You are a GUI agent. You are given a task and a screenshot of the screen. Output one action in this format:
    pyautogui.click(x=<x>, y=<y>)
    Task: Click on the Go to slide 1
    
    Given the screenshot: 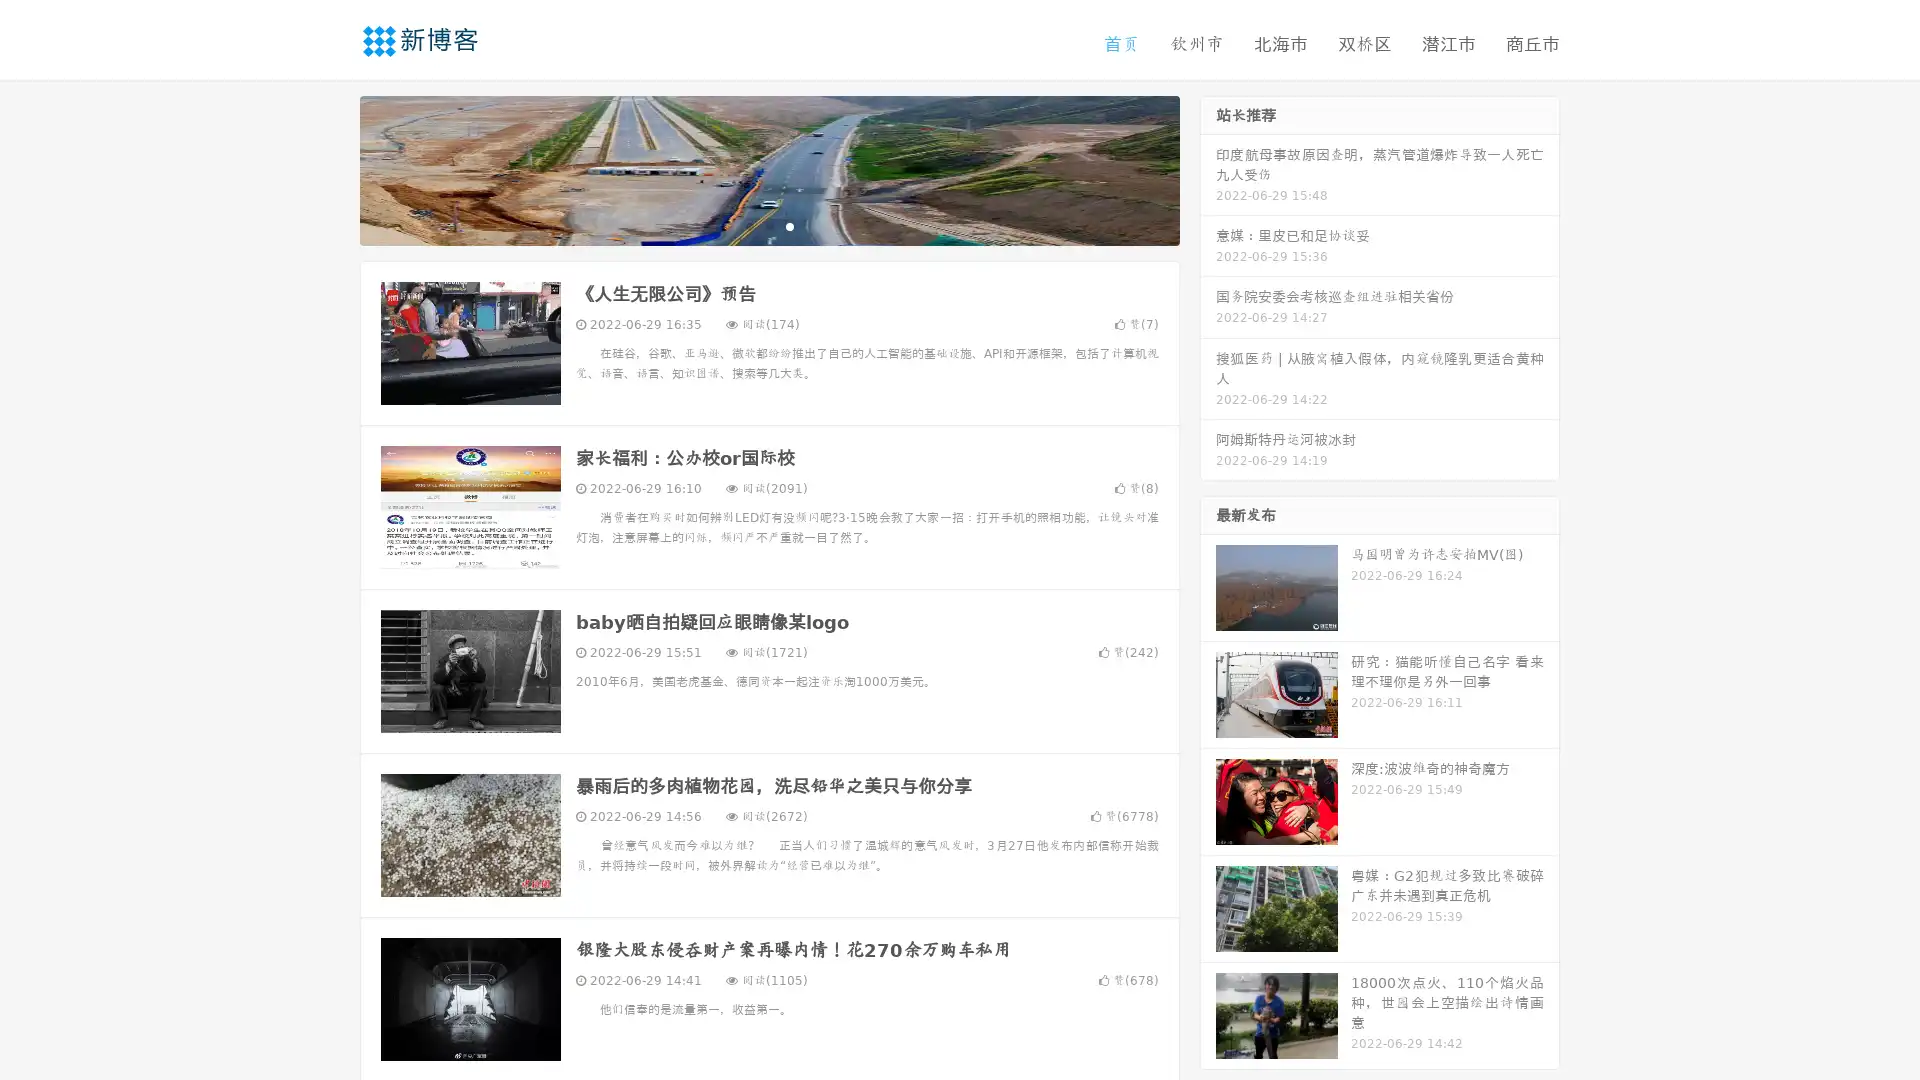 What is the action you would take?
    pyautogui.click(x=748, y=225)
    